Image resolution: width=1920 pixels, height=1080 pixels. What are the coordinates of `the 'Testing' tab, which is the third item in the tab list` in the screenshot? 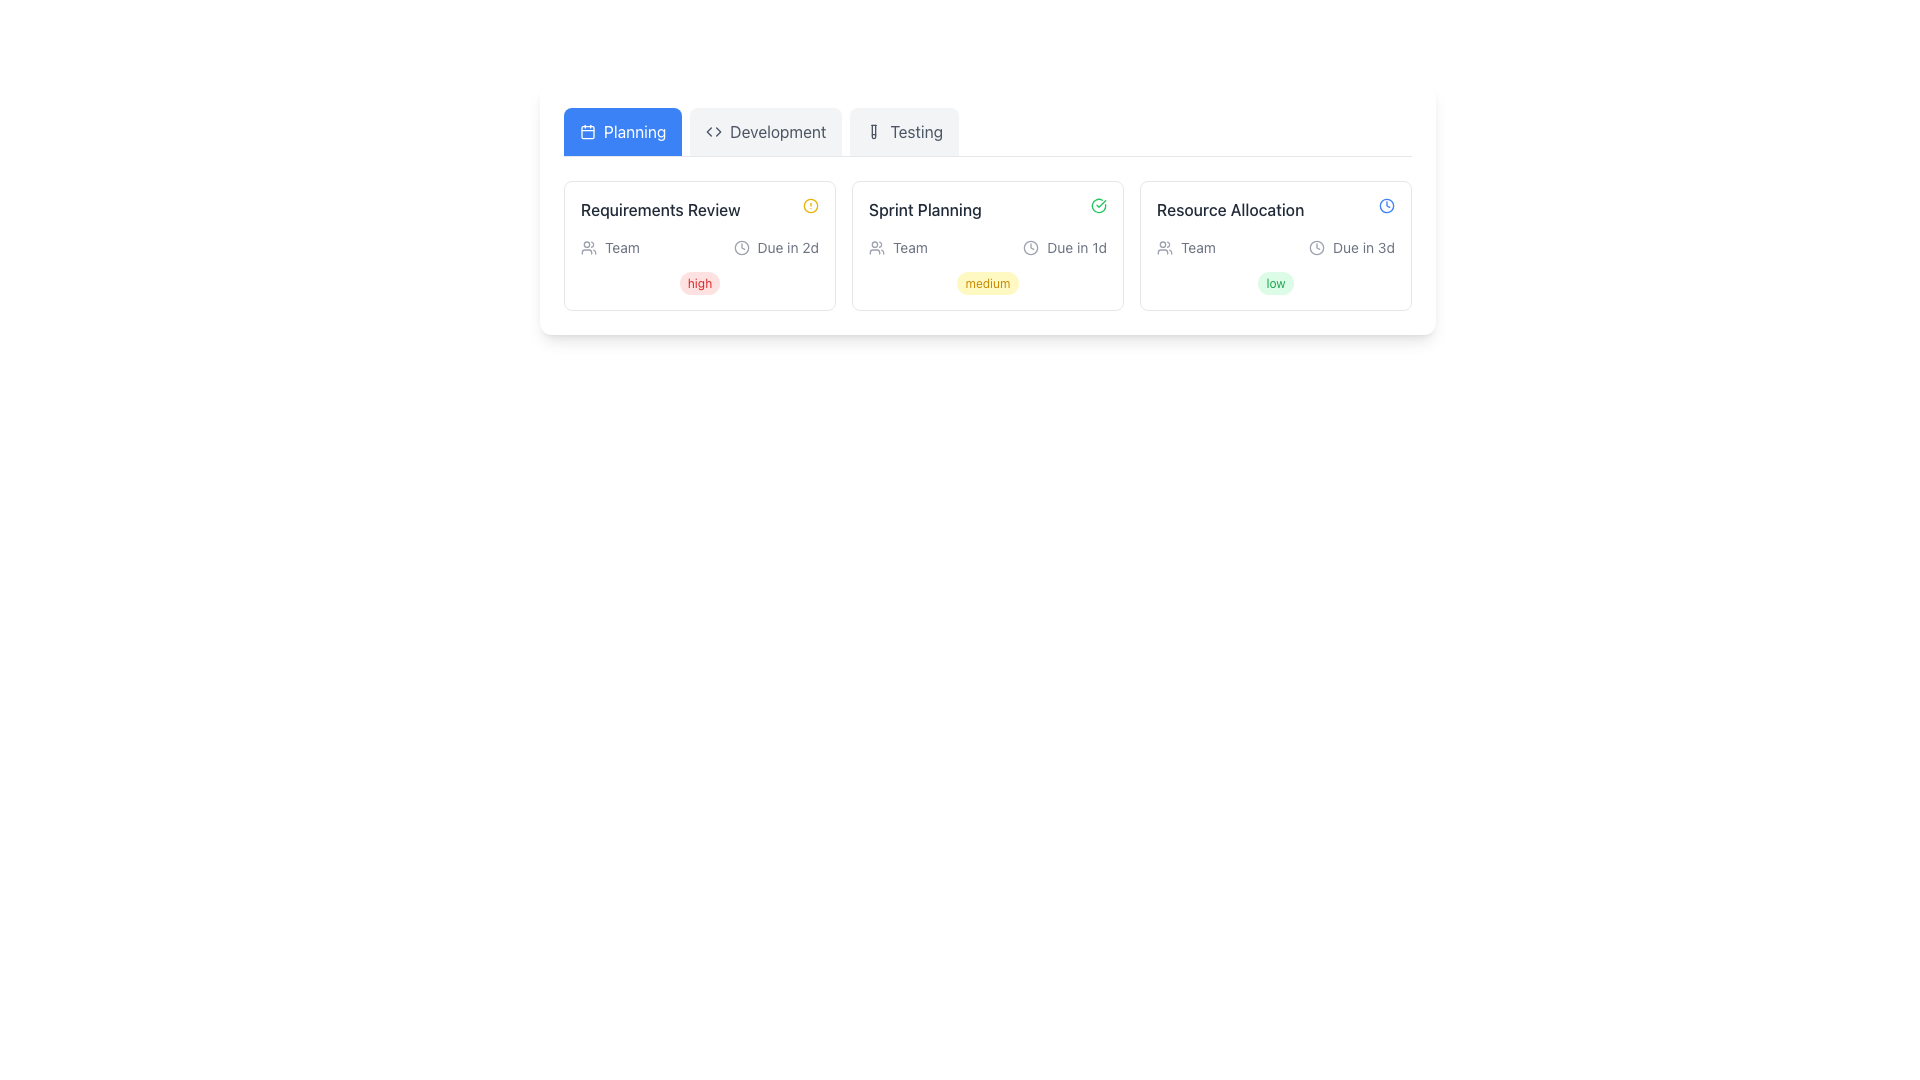 It's located at (903, 131).